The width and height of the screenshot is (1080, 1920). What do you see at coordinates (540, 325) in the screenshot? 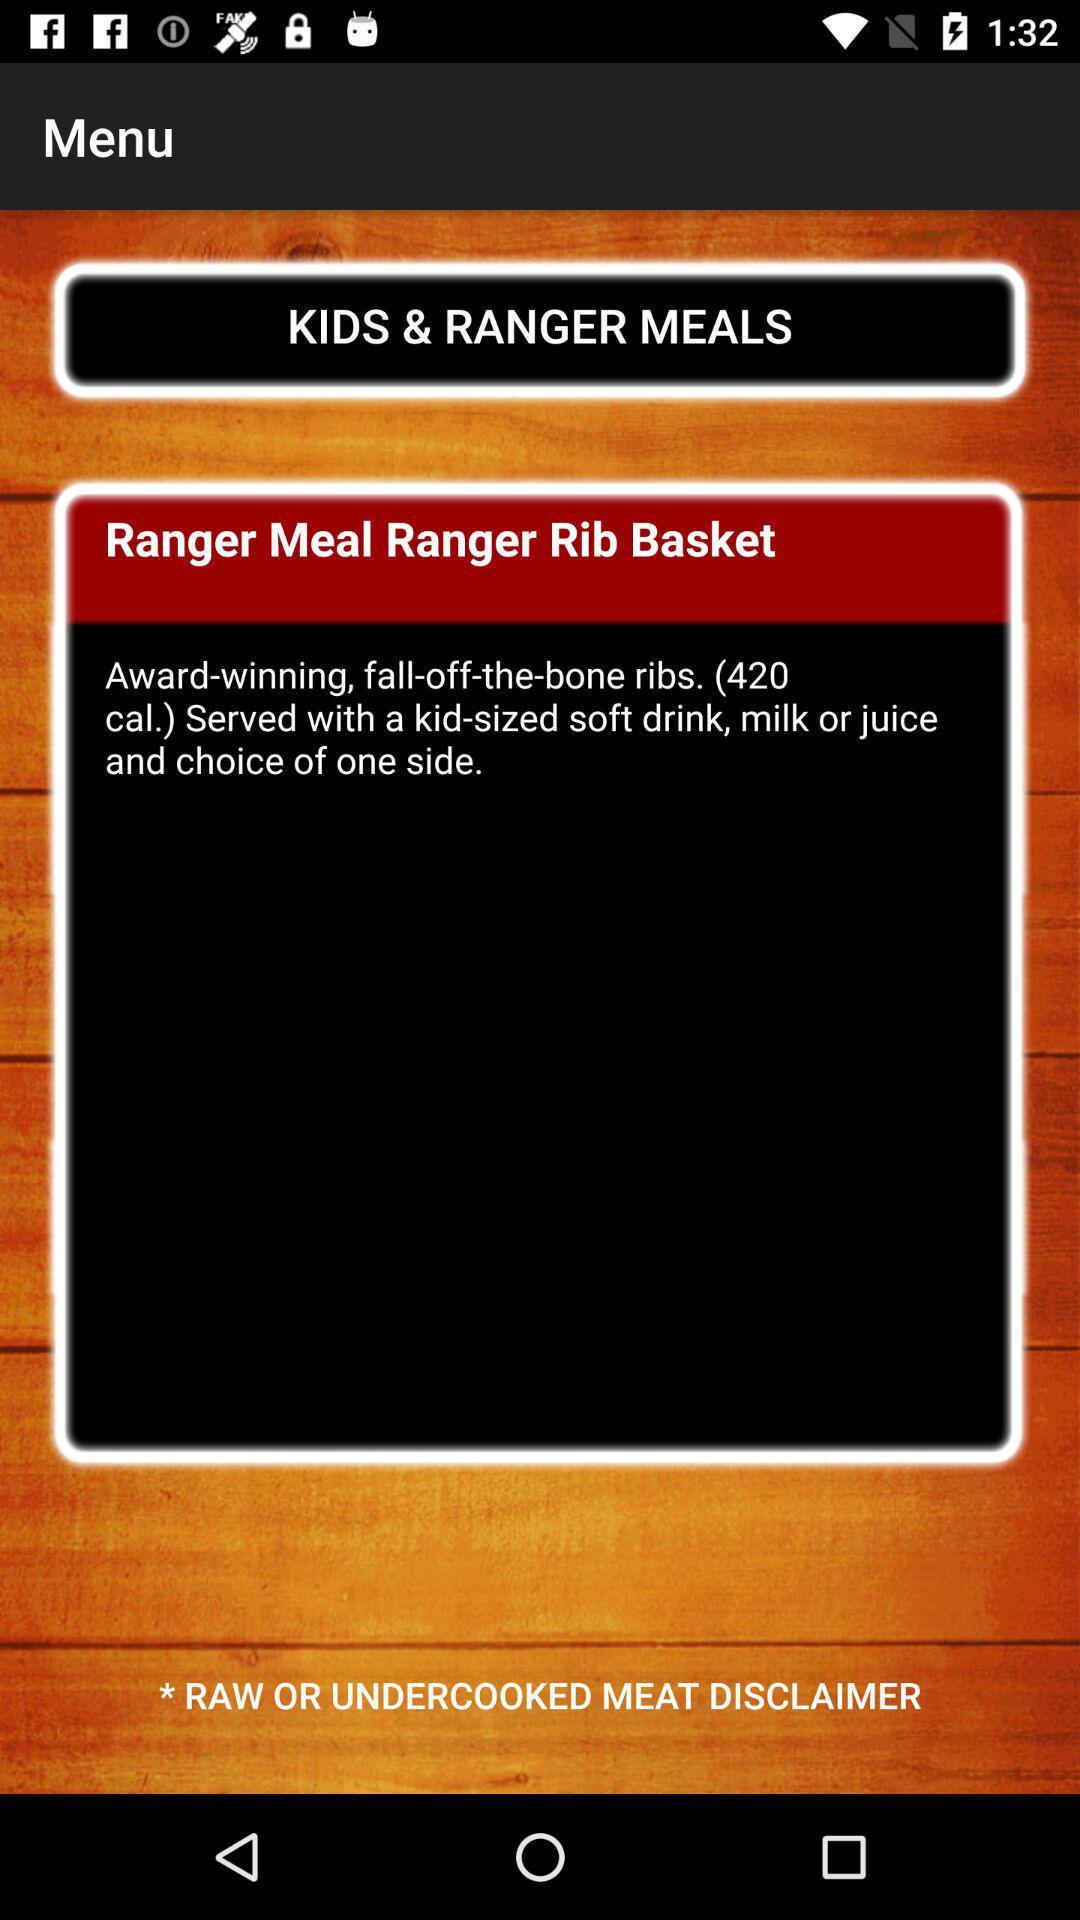
I see `the app above the ranger meal ranger` at bounding box center [540, 325].